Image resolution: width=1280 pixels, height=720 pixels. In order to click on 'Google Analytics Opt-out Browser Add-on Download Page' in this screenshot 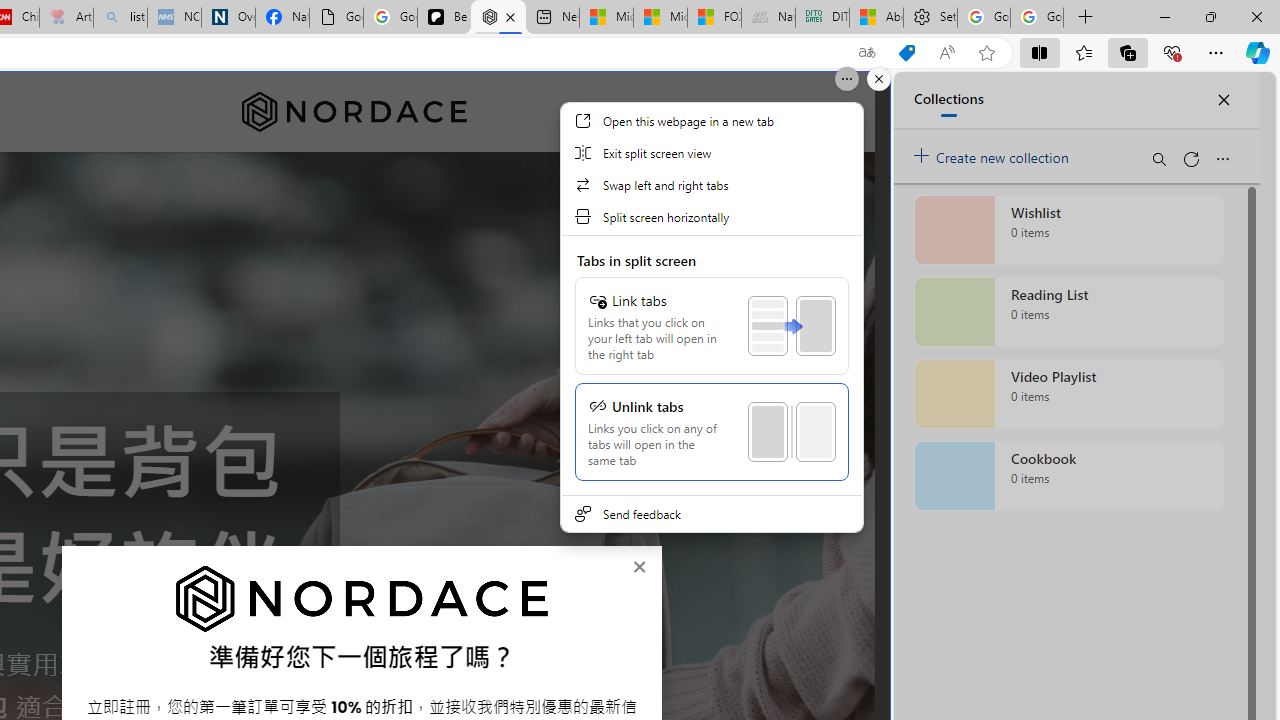, I will do `click(336, 17)`.